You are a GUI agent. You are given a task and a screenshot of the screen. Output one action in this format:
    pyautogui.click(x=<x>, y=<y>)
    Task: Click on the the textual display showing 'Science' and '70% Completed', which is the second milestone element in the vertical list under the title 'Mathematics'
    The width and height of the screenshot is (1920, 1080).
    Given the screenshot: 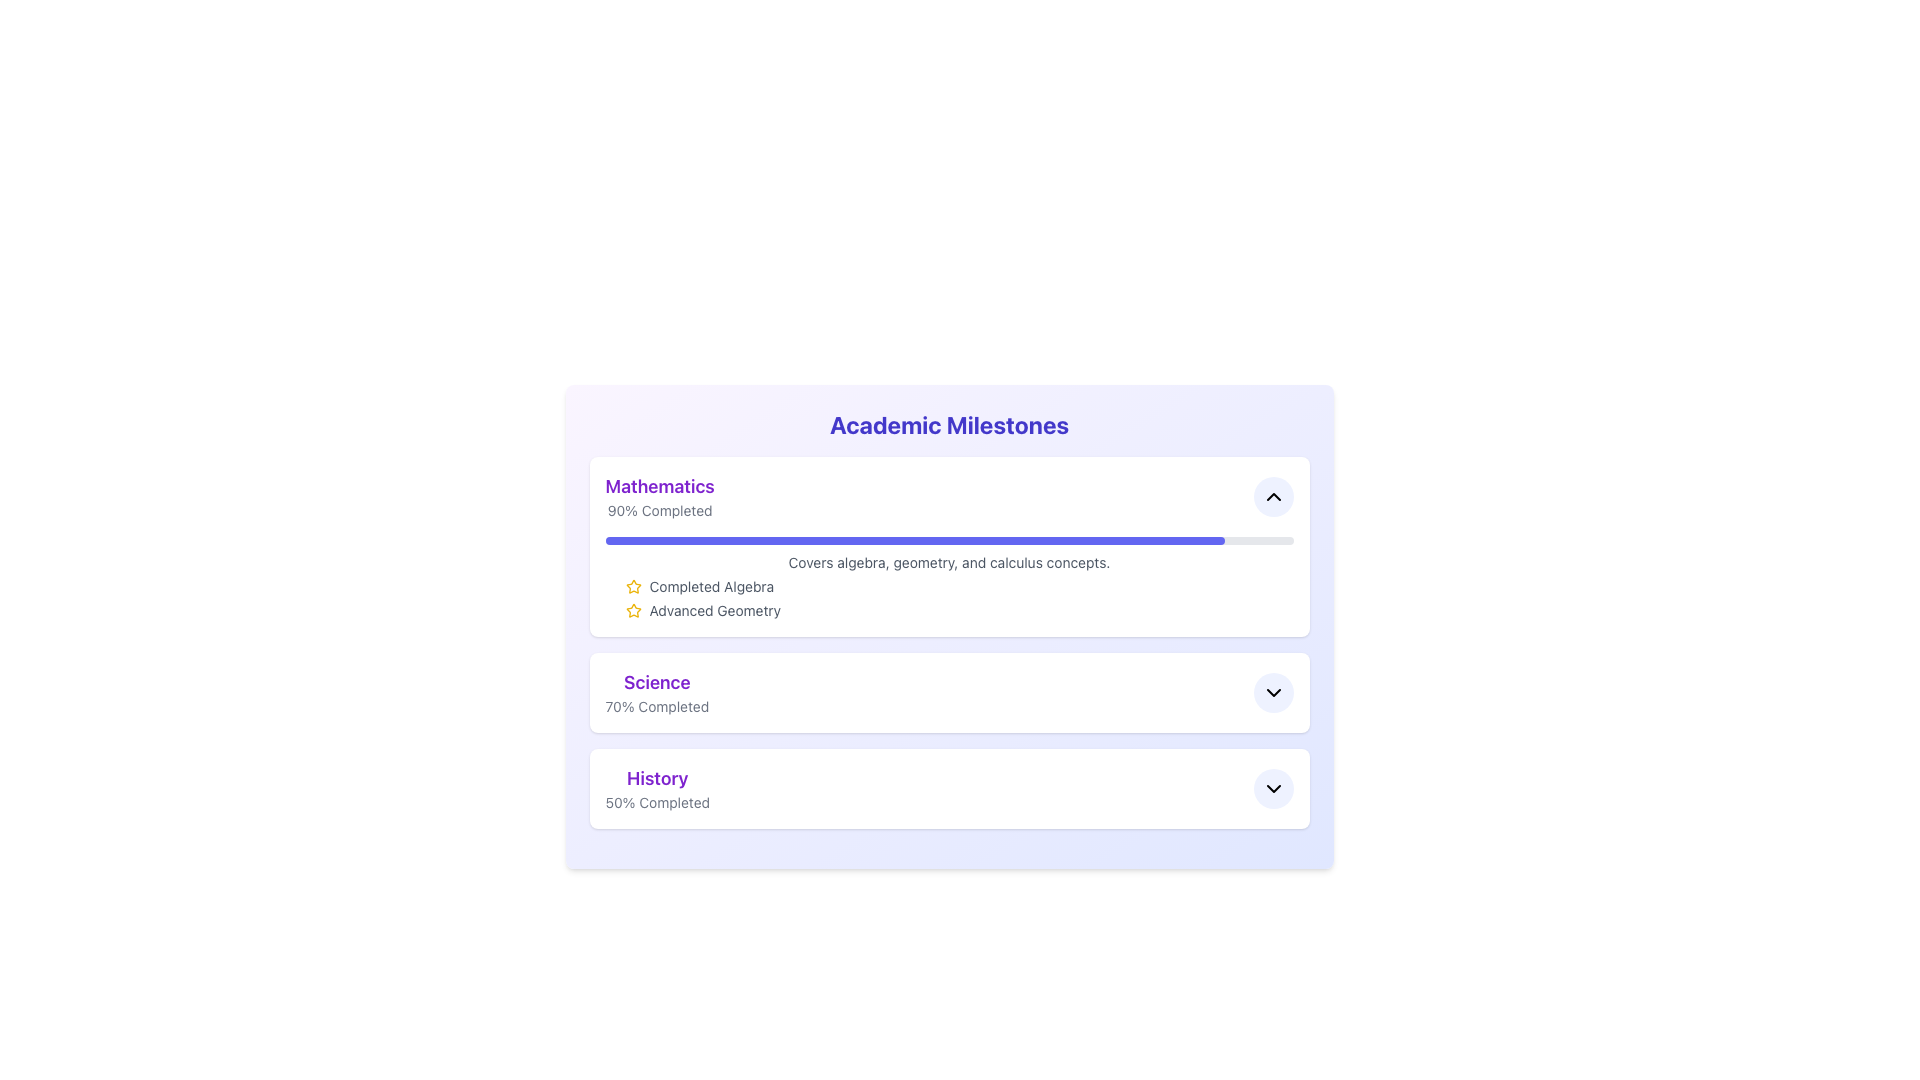 What is the action you would take?
    pyautogui.click(x=657, y=692)
    